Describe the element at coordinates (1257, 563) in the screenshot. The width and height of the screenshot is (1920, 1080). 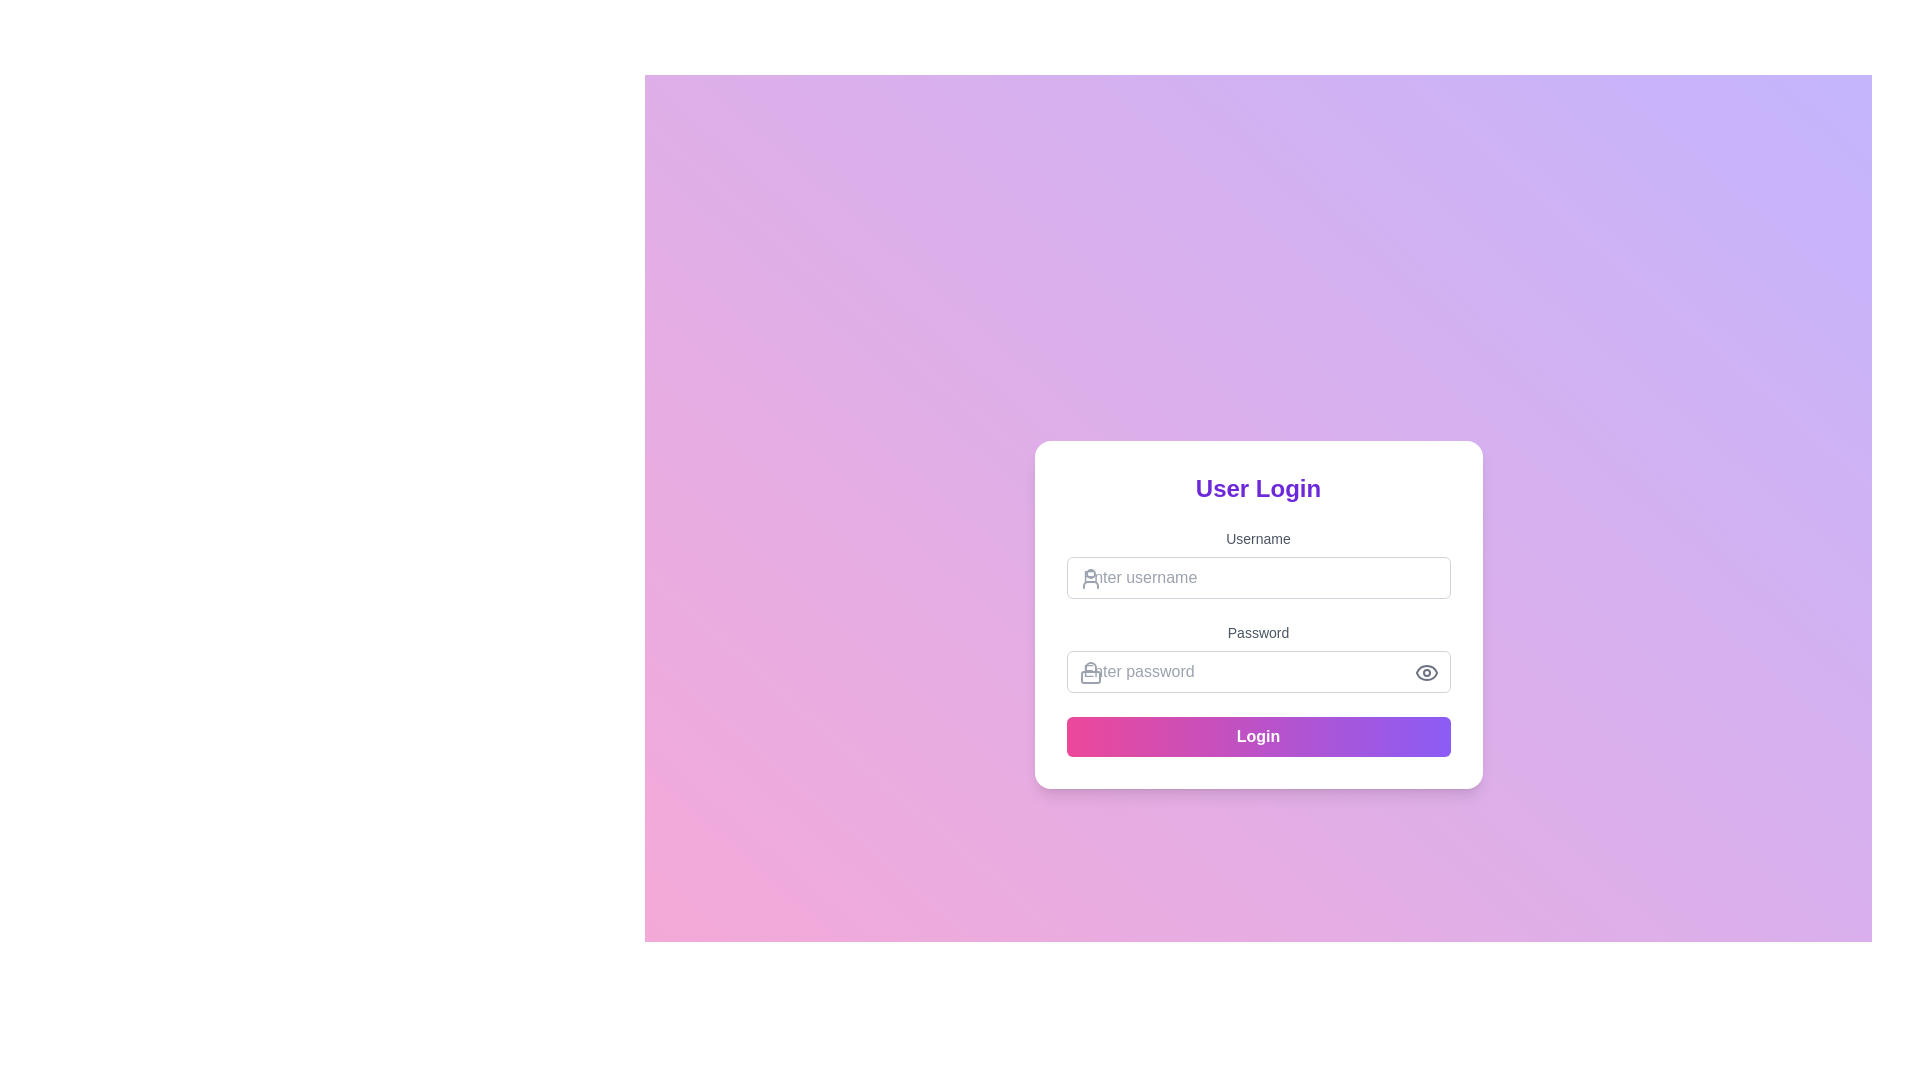
I see `the username input field in the login form to focus on it` at that location.